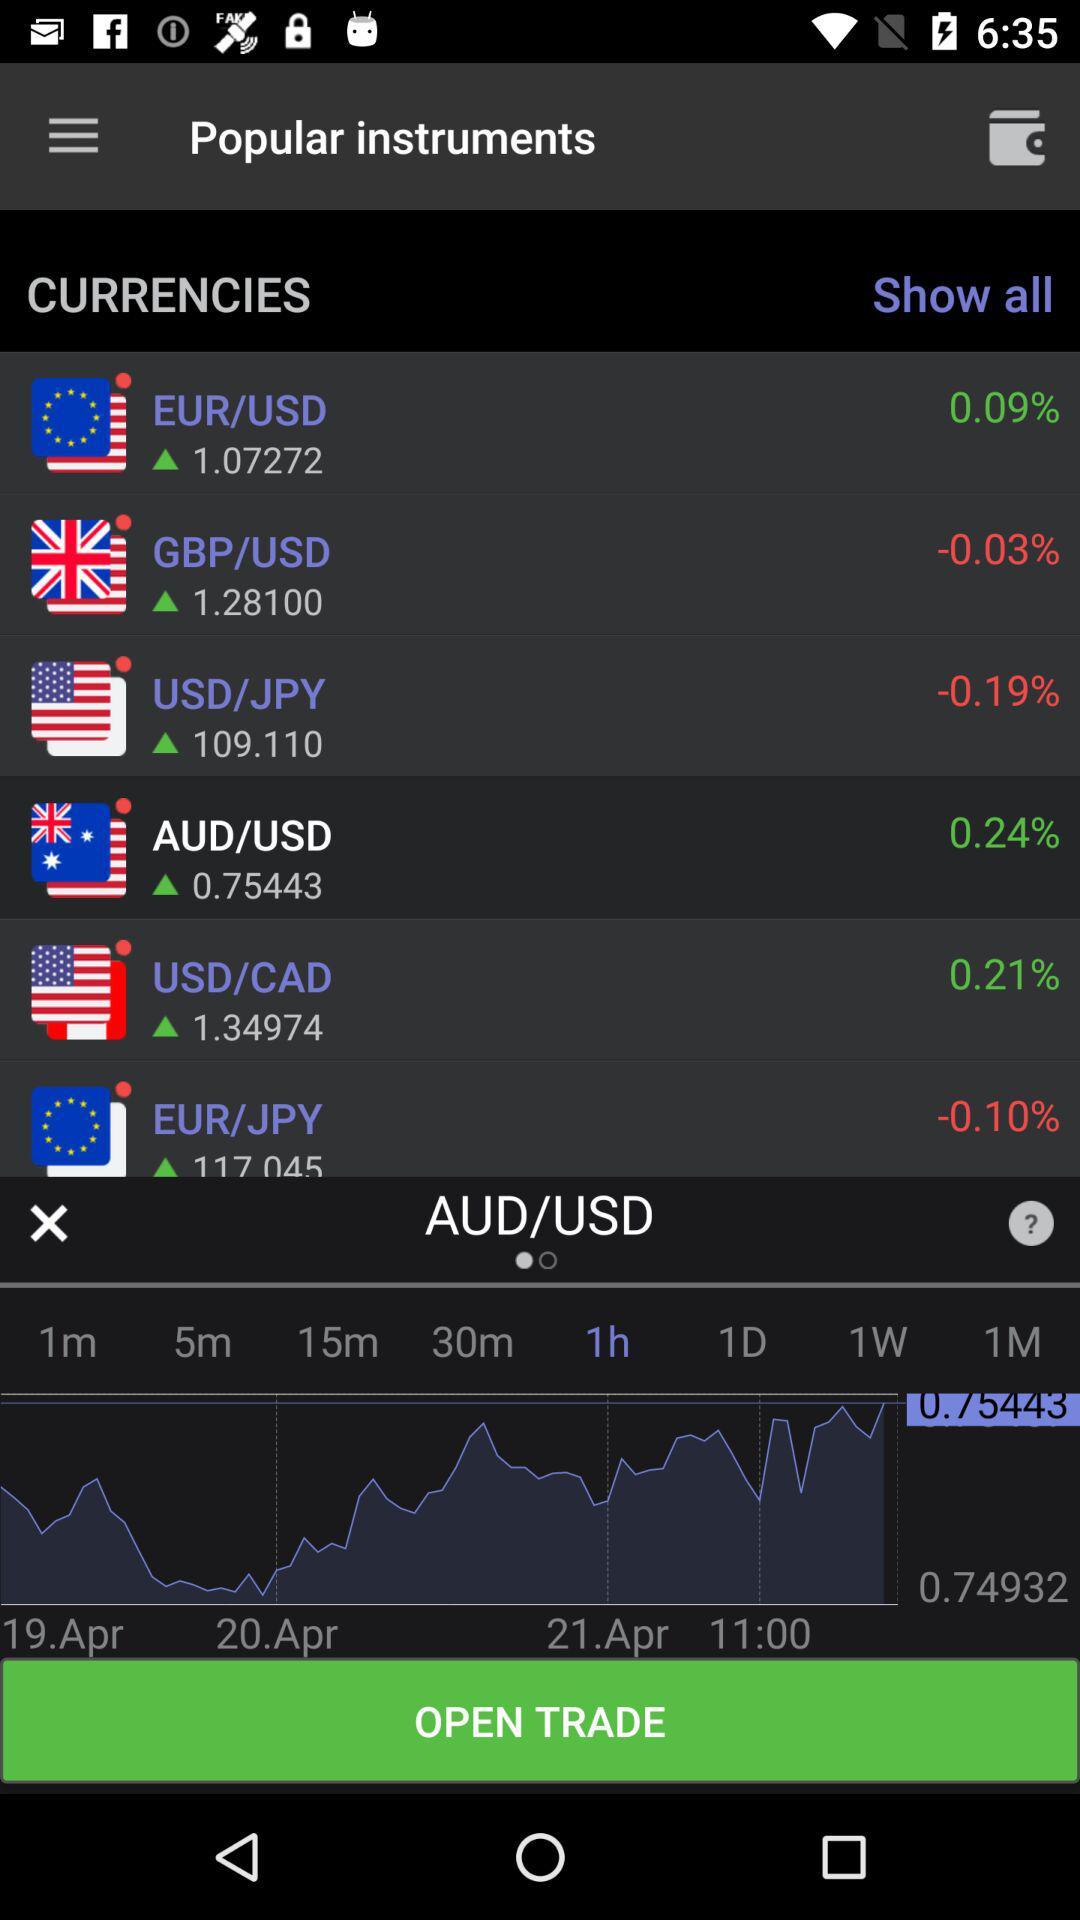 The width and height of the screenshot is (1080, 1920). What do you see at coordinates (1017, 135) in the screenshot?
I see `icon above show all item` at bounding box center [1017, 135].